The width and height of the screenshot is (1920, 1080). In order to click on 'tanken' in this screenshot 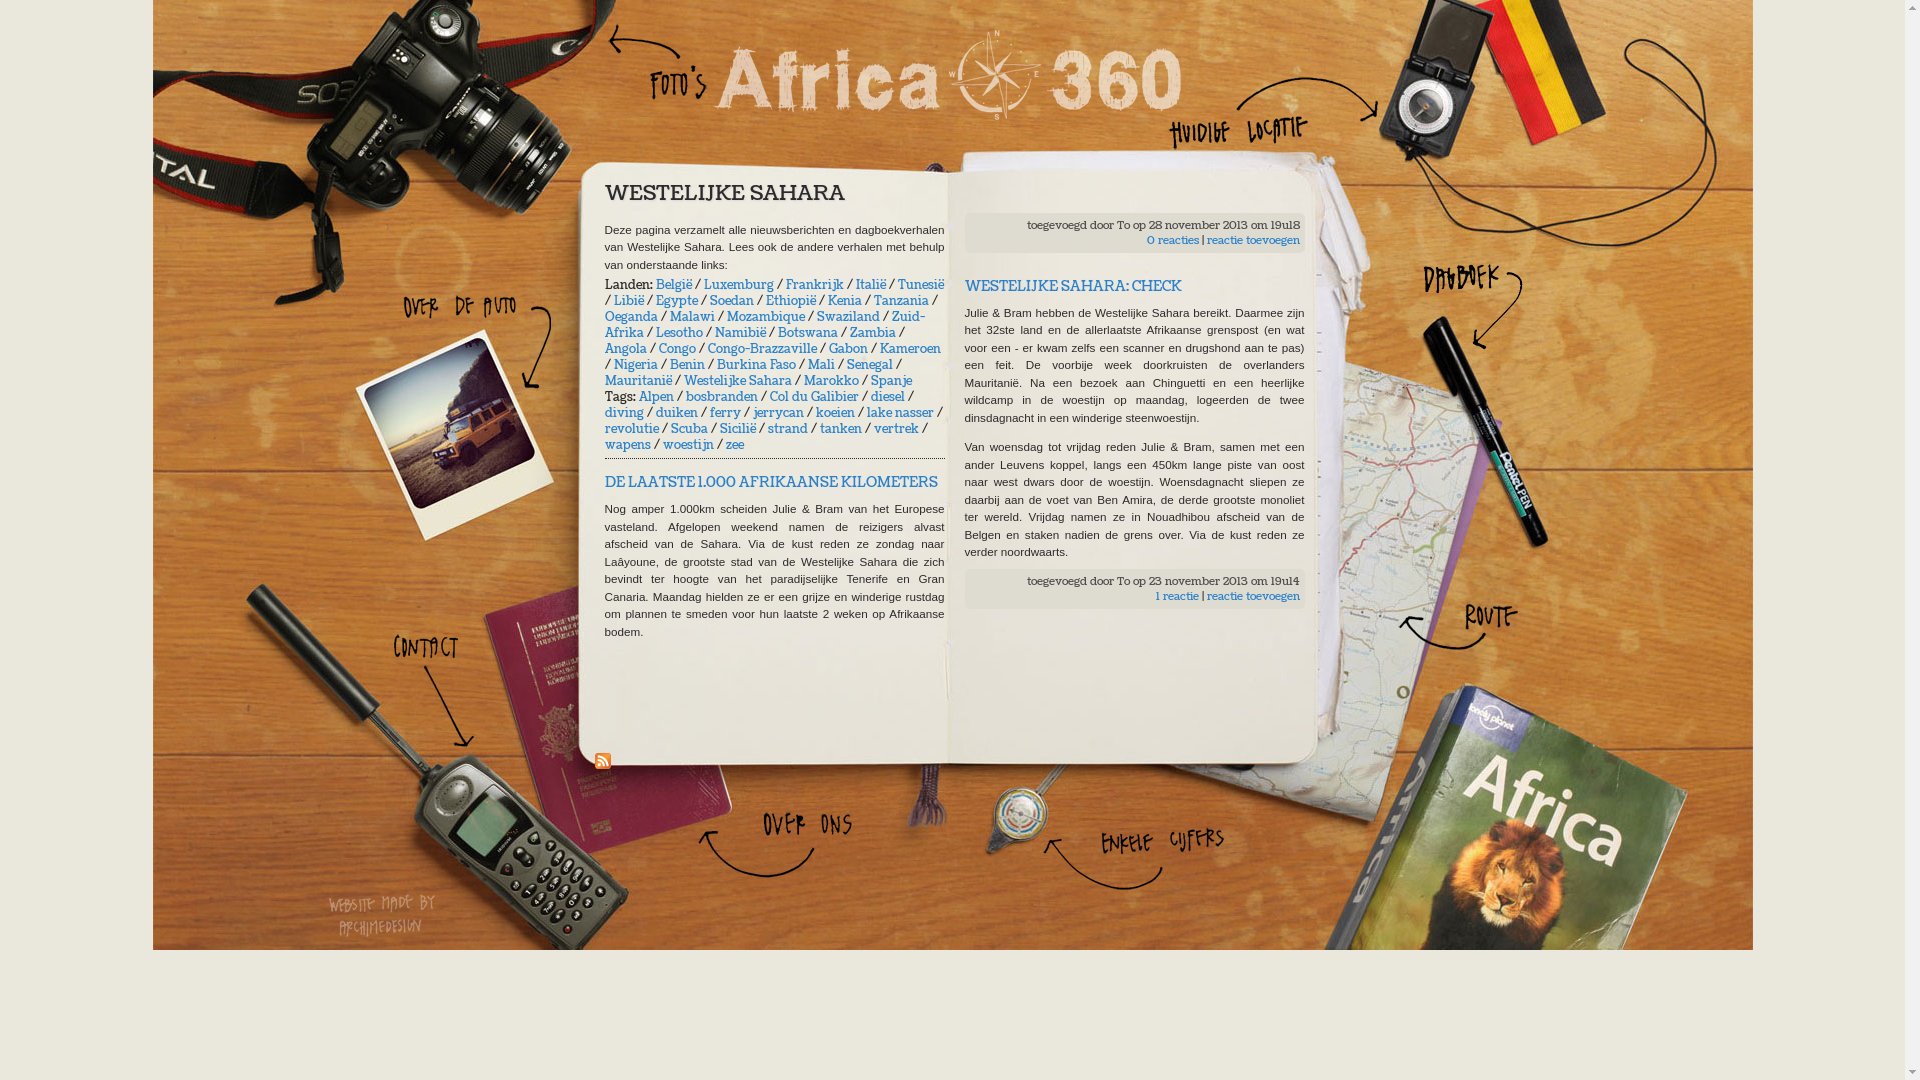, I will do `click(840, 427)`.